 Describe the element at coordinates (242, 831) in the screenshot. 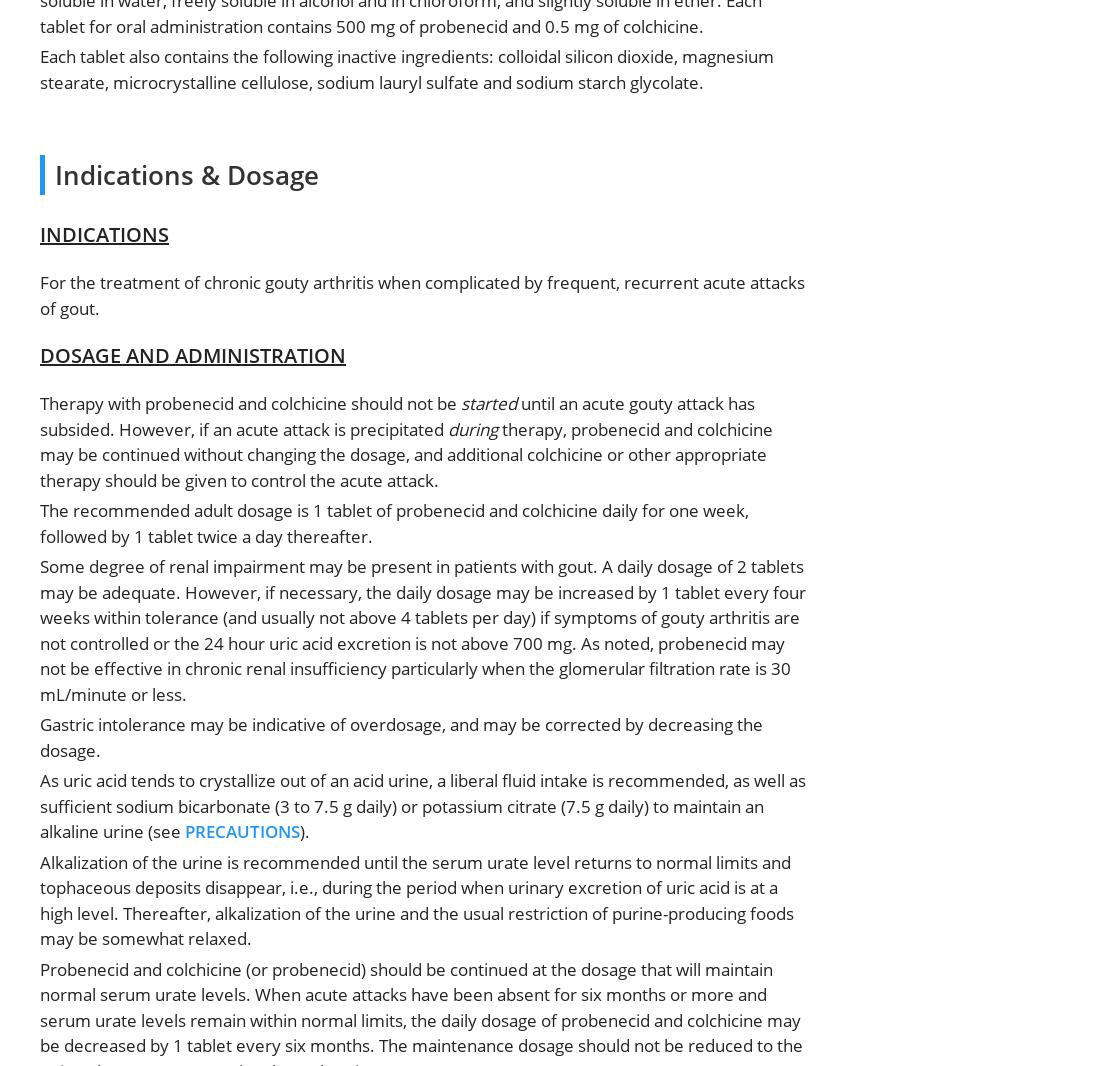

I see `'PRECAUTIONS'` at that location.